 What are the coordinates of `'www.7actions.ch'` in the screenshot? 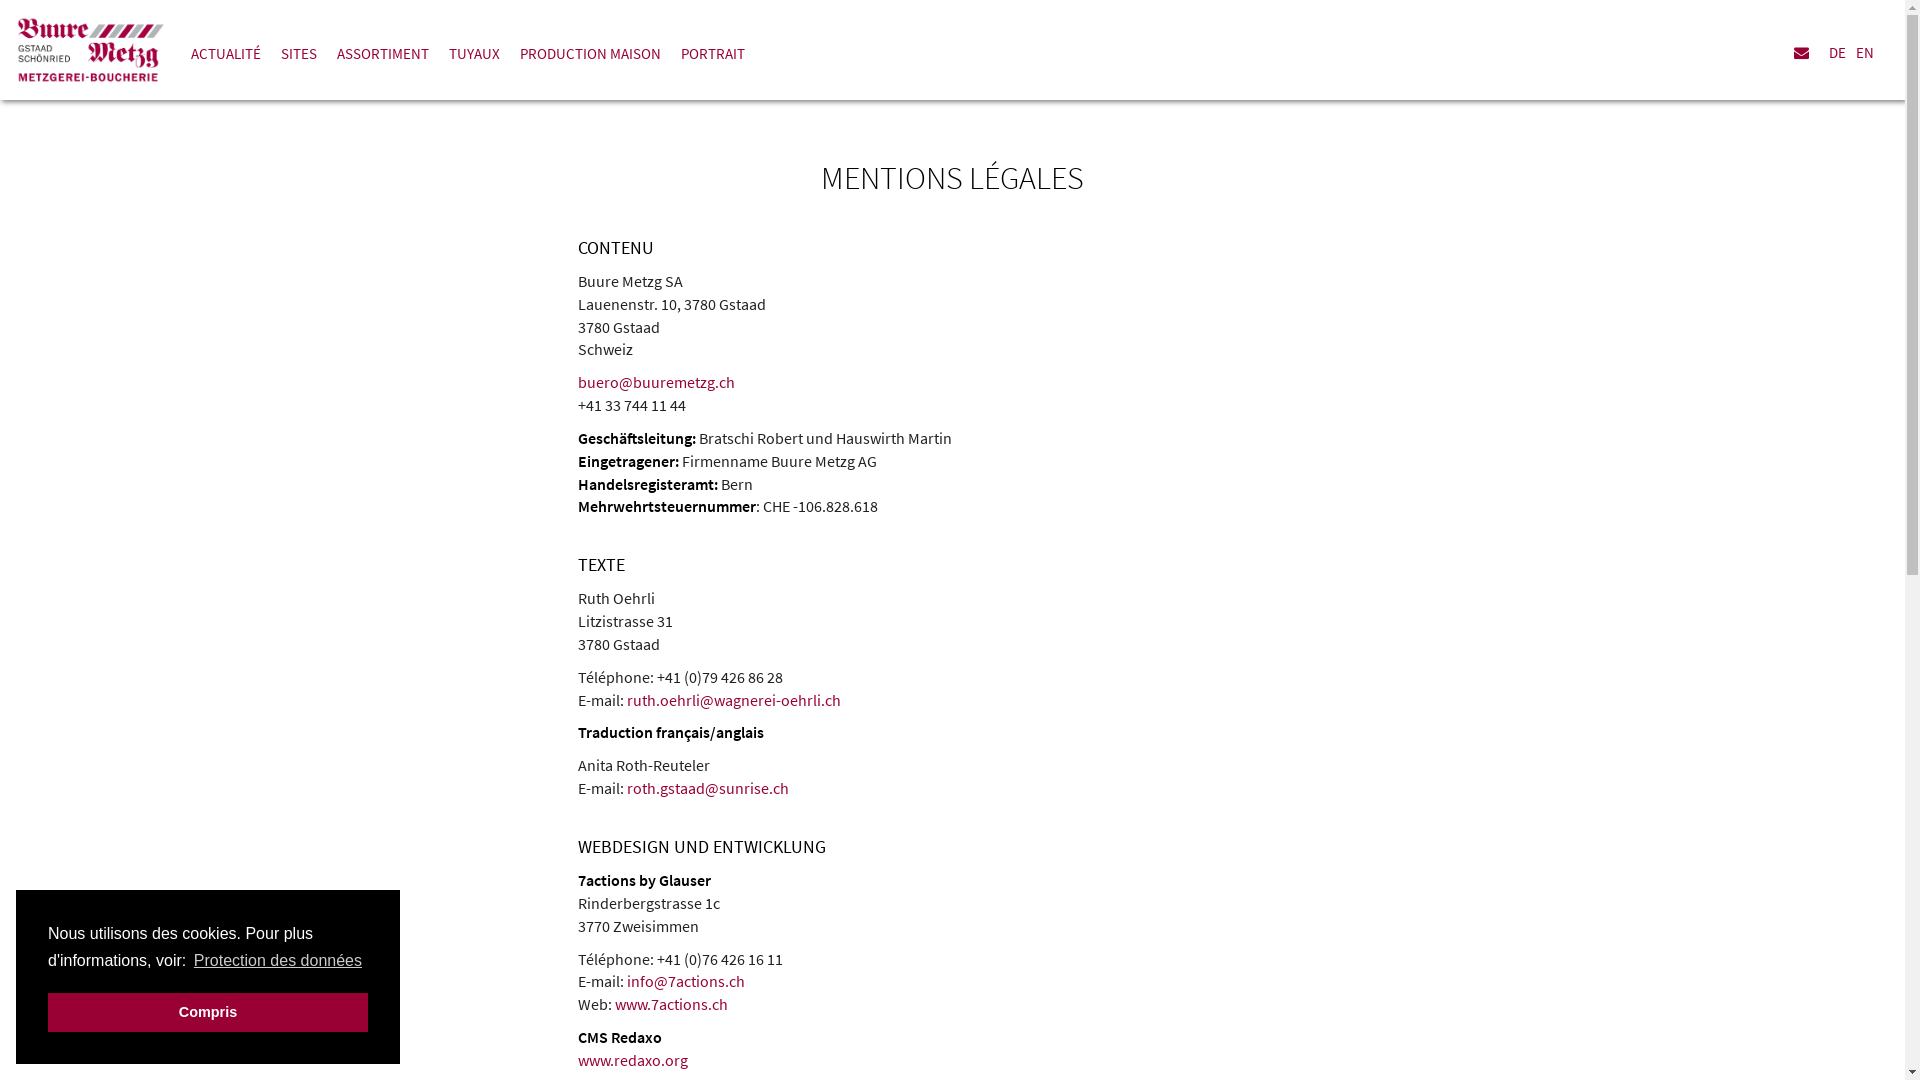 It's located at (613, 1003).